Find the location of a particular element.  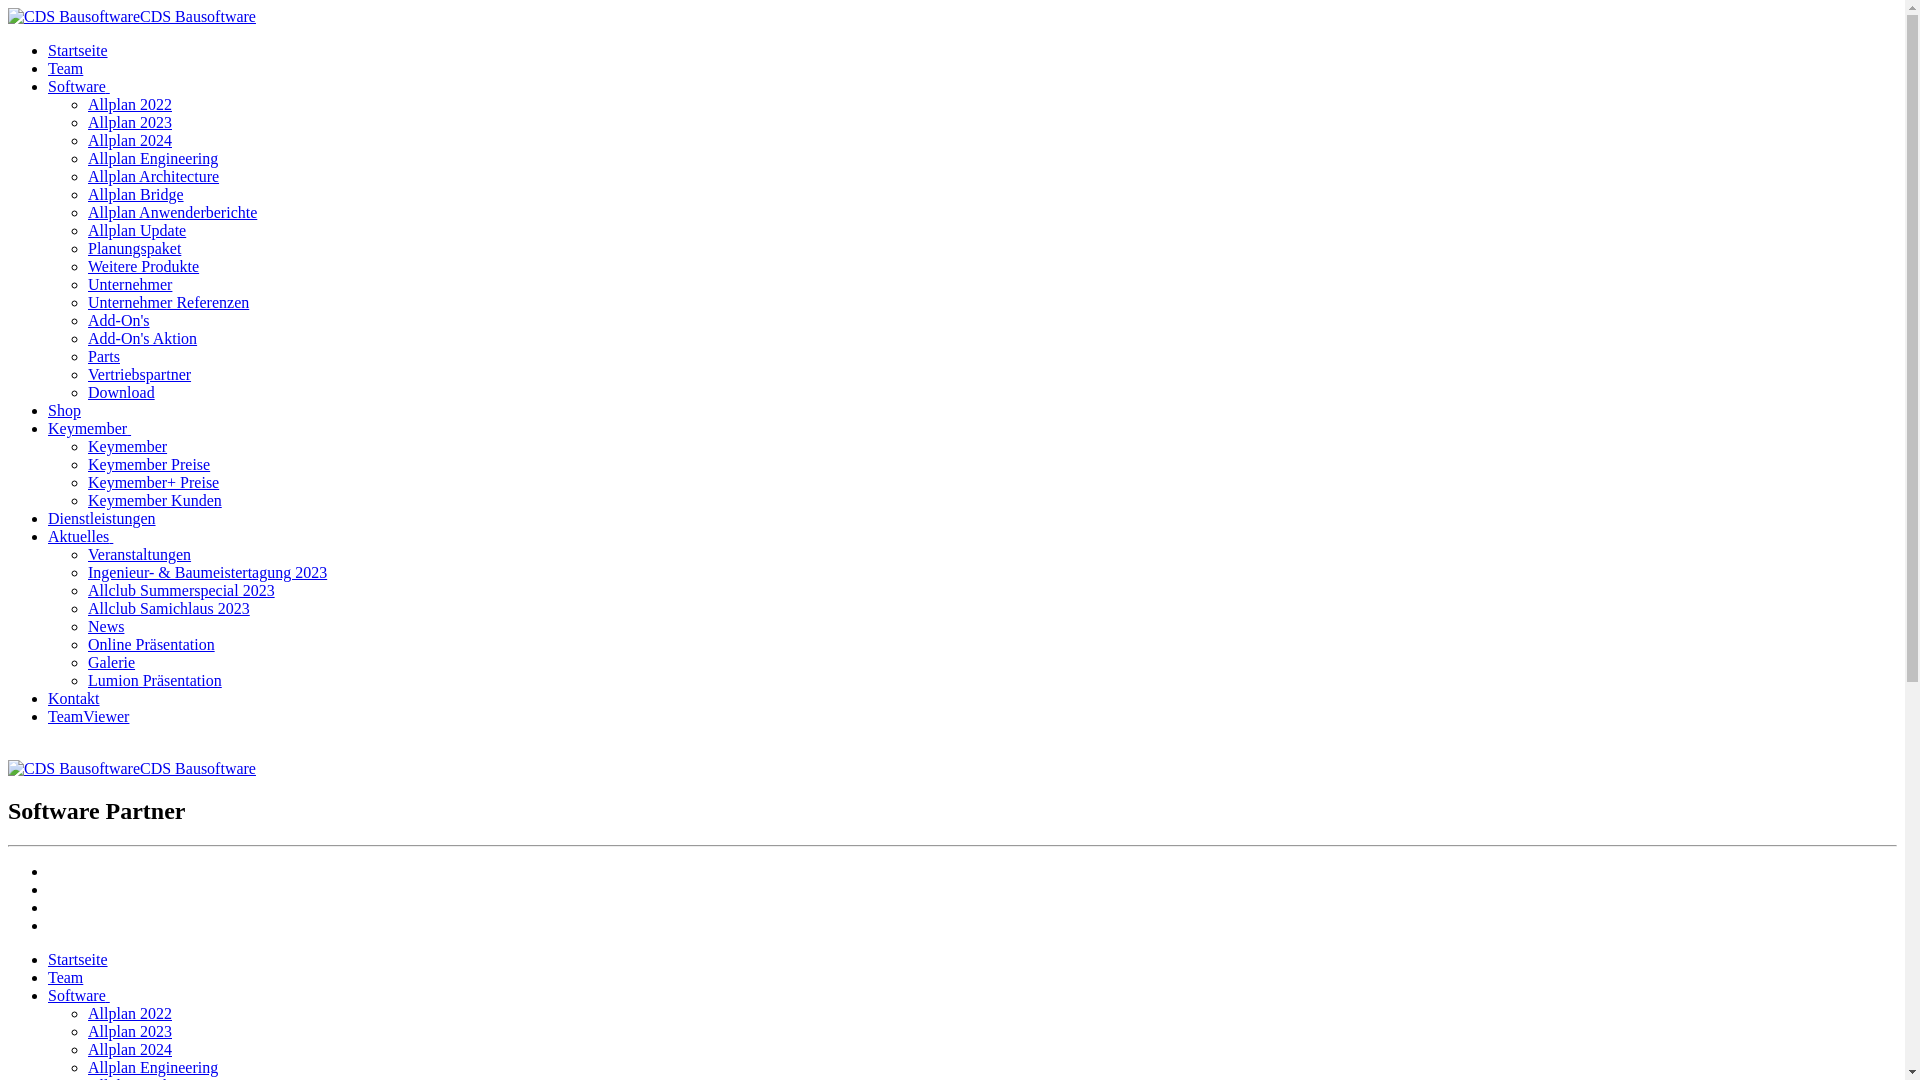

'Allplan Update' is located at coordinates (86, 229).